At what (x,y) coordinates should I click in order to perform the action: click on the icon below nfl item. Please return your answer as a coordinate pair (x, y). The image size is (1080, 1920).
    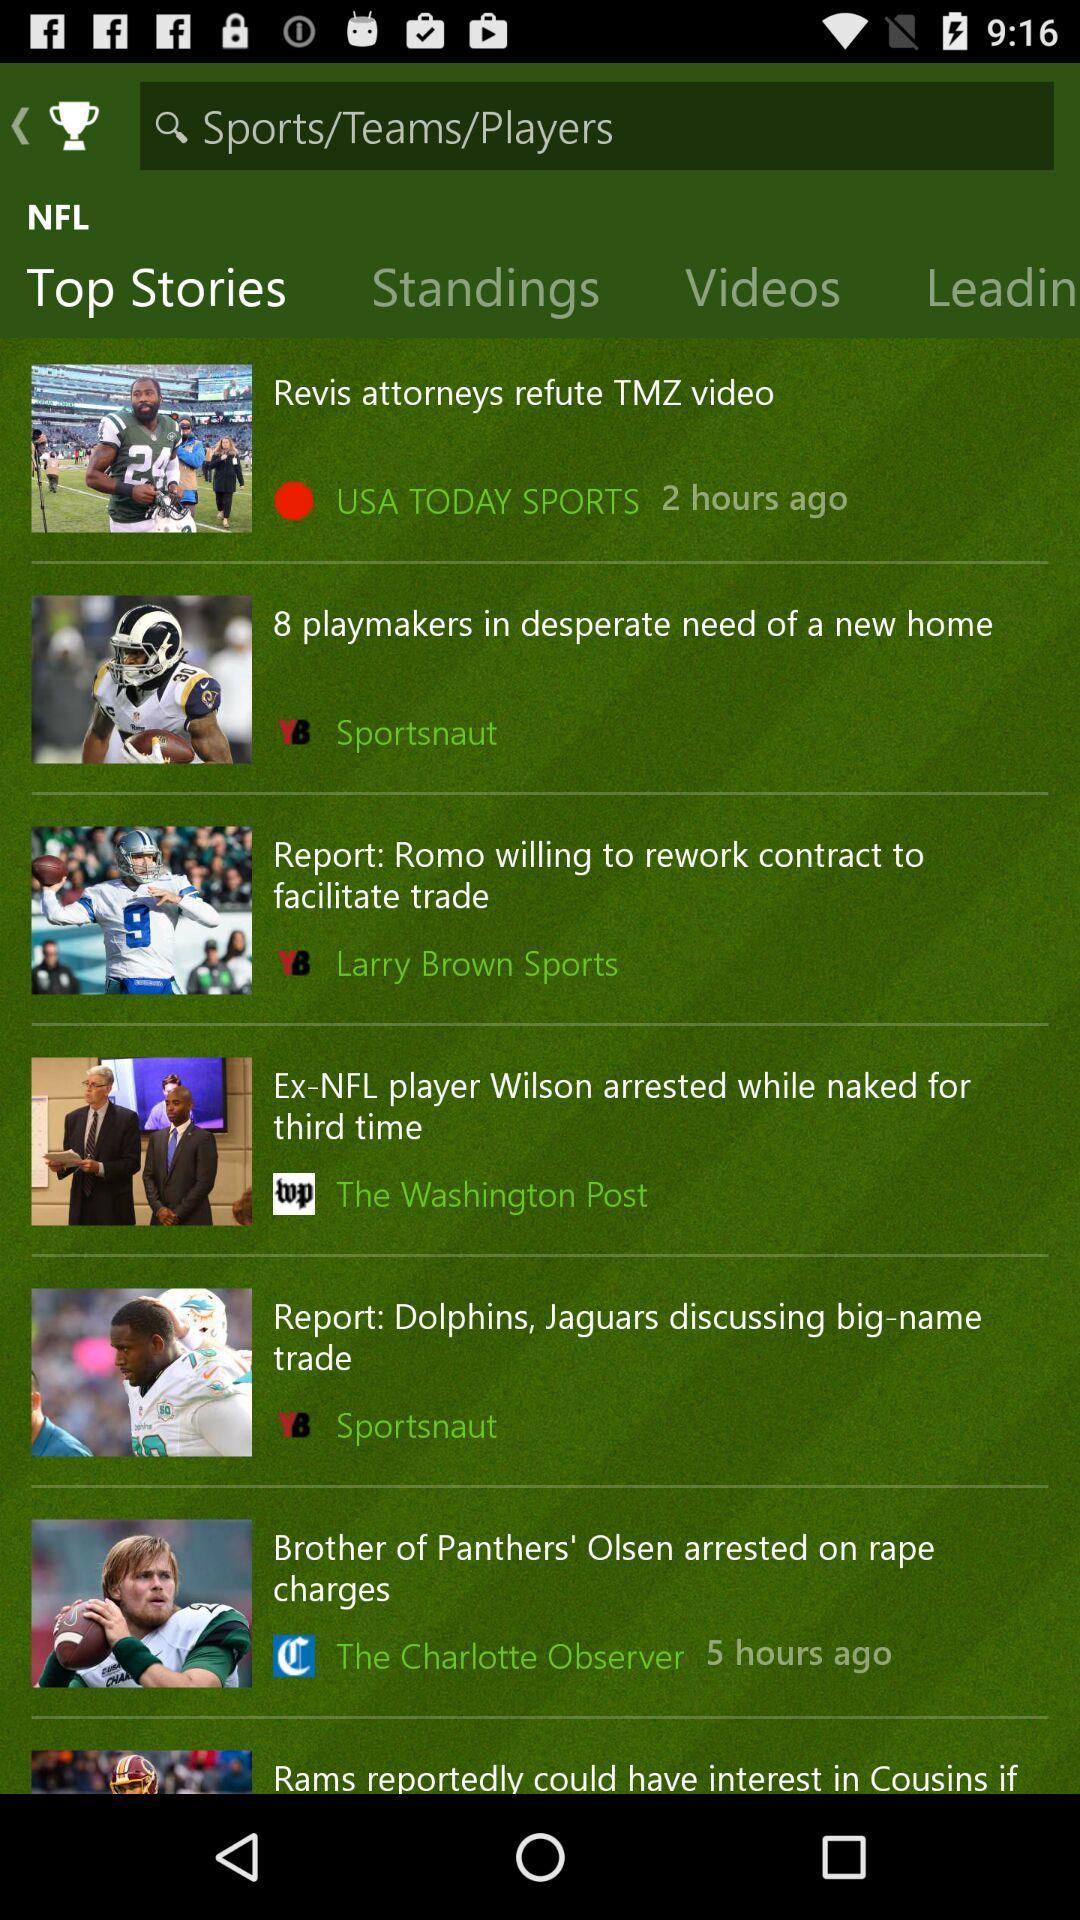
    Looking at the image, I should click on (171, 290).